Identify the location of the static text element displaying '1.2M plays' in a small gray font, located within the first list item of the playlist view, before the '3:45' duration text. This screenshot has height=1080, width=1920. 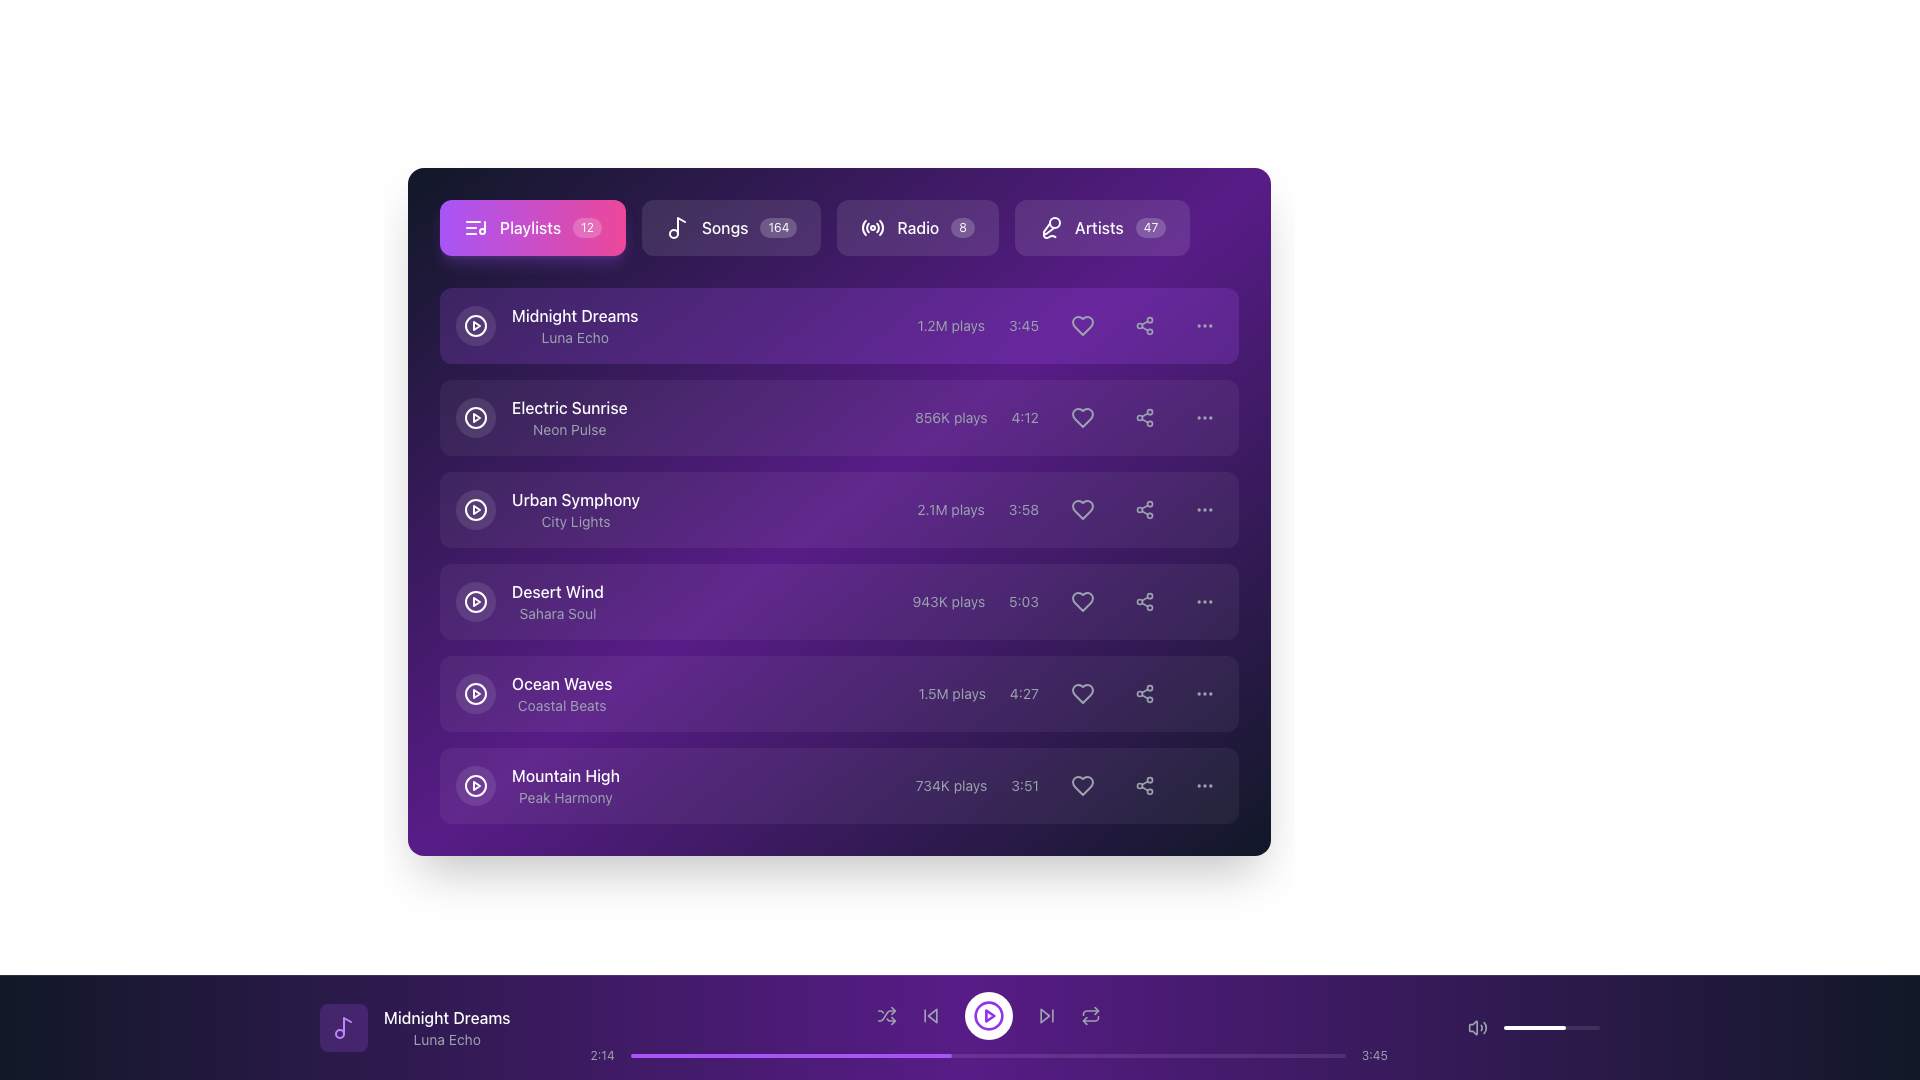
(950, 325).